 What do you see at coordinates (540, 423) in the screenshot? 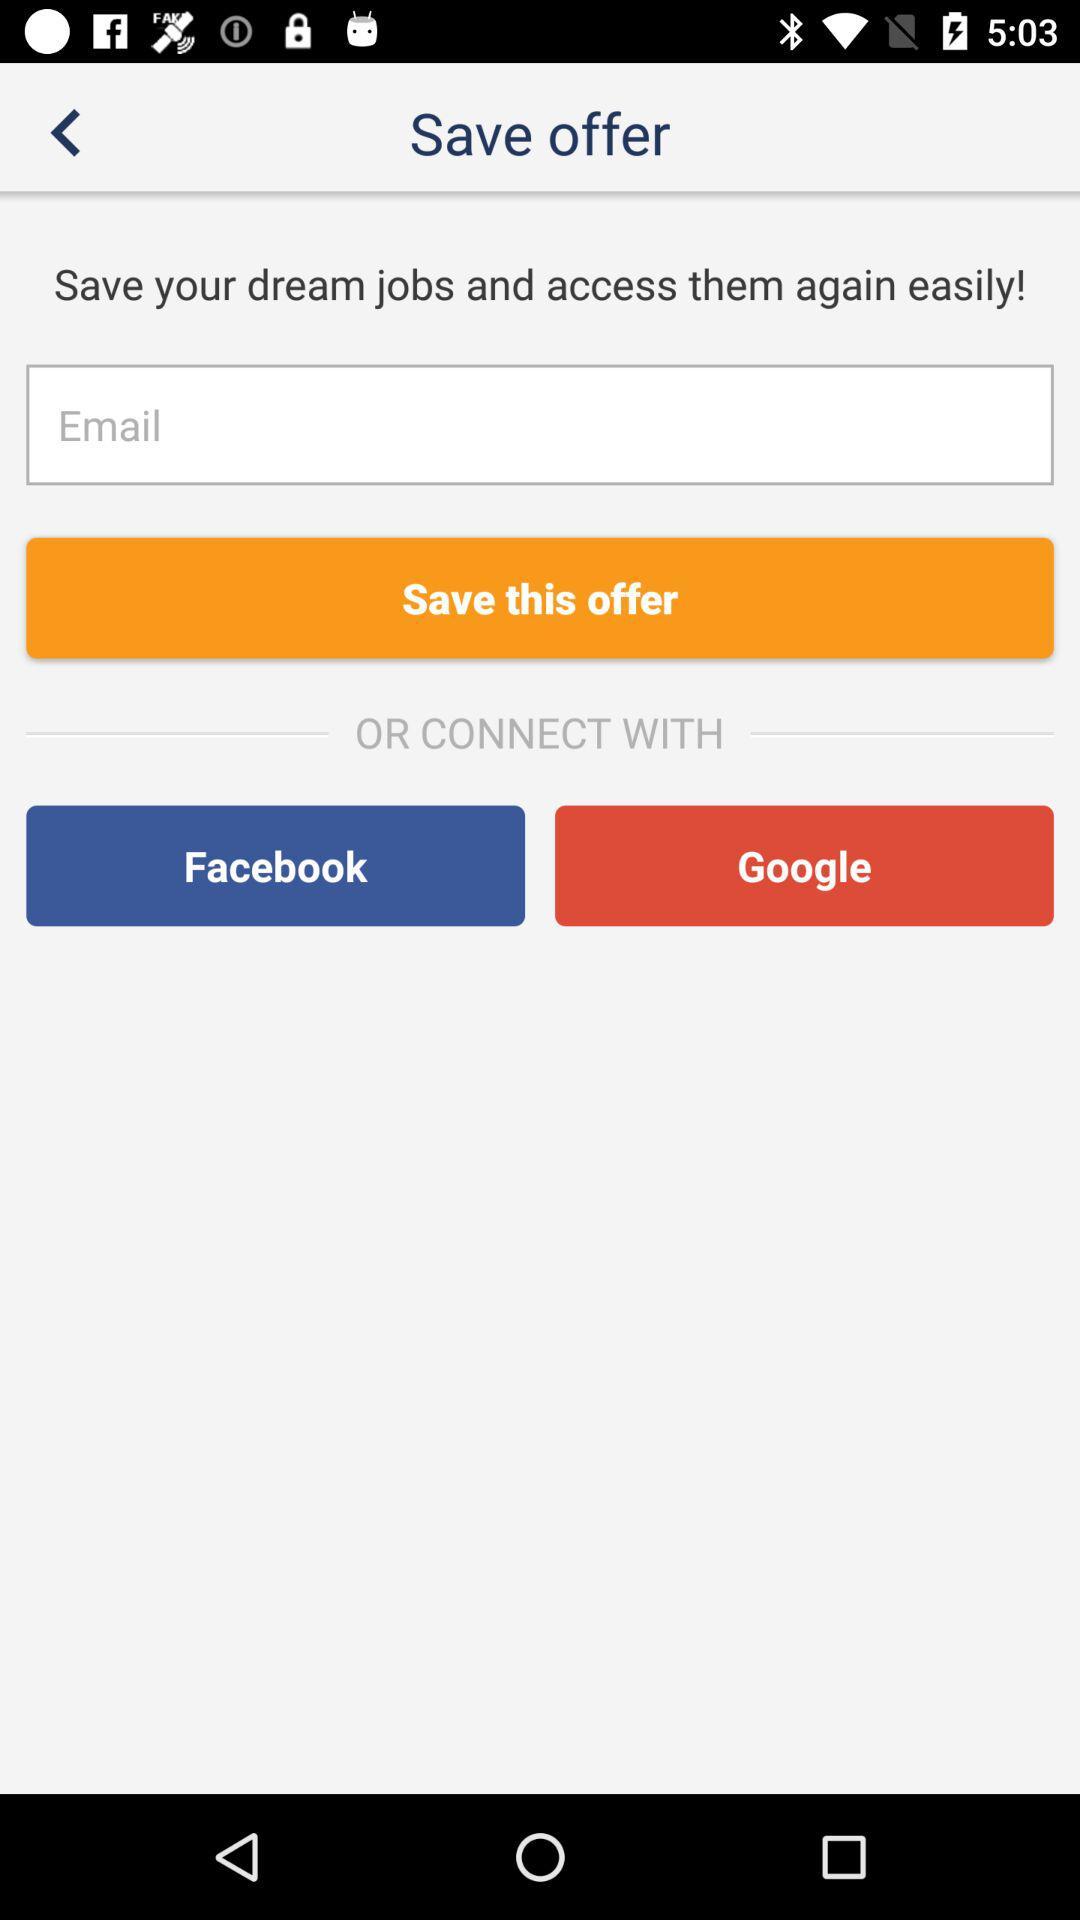
I see `mail` at bounding box center [540, 423].